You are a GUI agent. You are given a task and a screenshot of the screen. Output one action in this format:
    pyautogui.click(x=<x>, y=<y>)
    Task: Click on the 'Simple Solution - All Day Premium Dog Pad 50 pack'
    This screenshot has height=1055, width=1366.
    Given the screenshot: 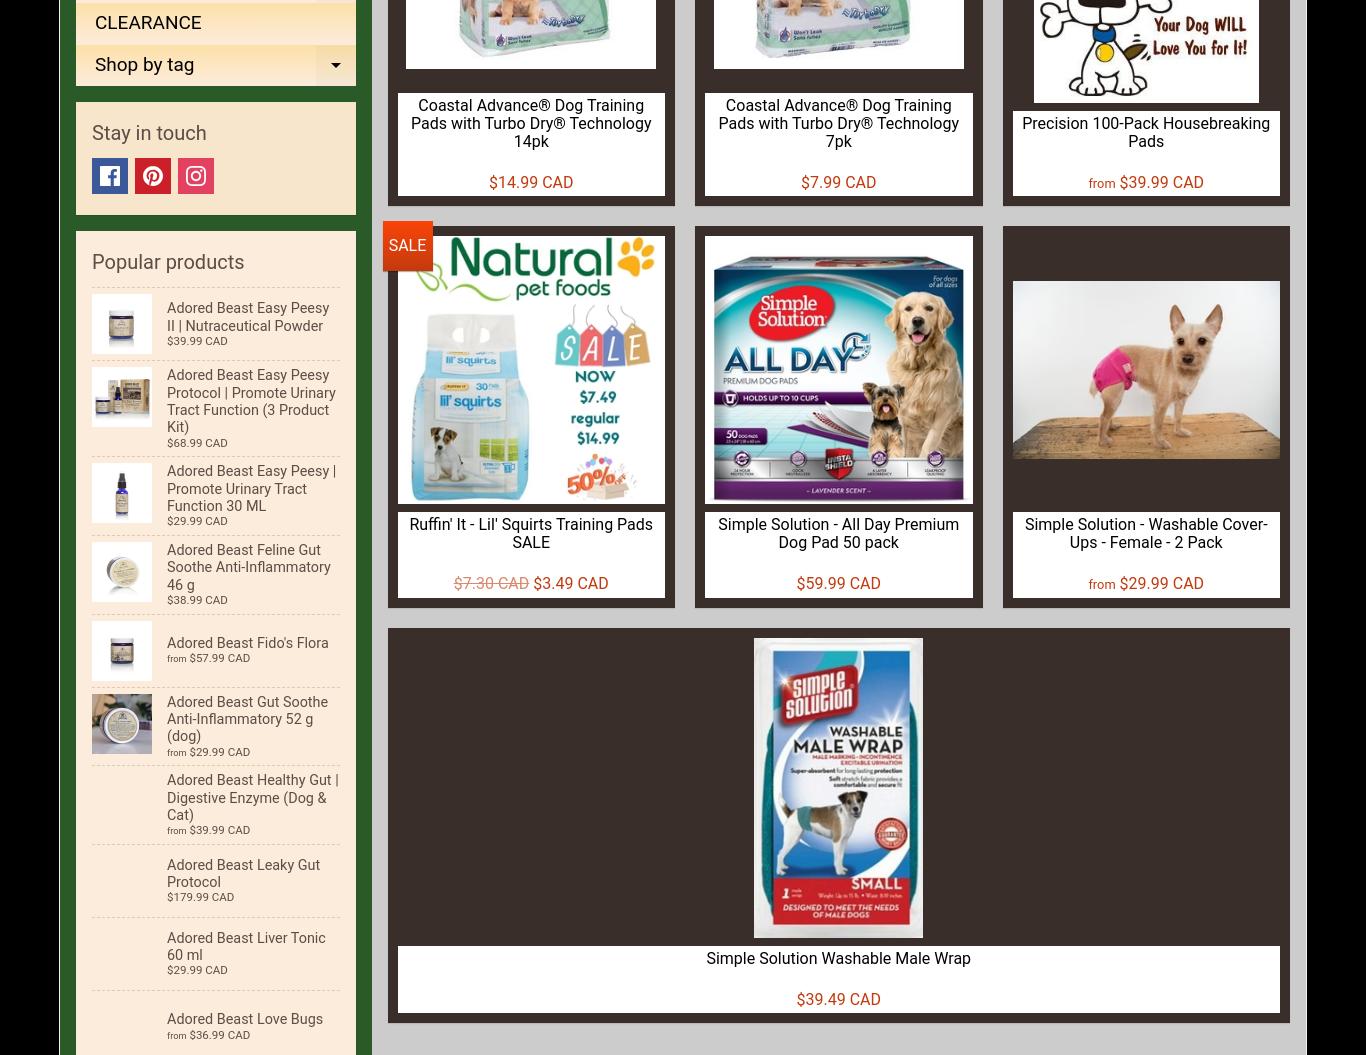 What is the action you would take?
    pyautogui.click(x=837, y=531)
    